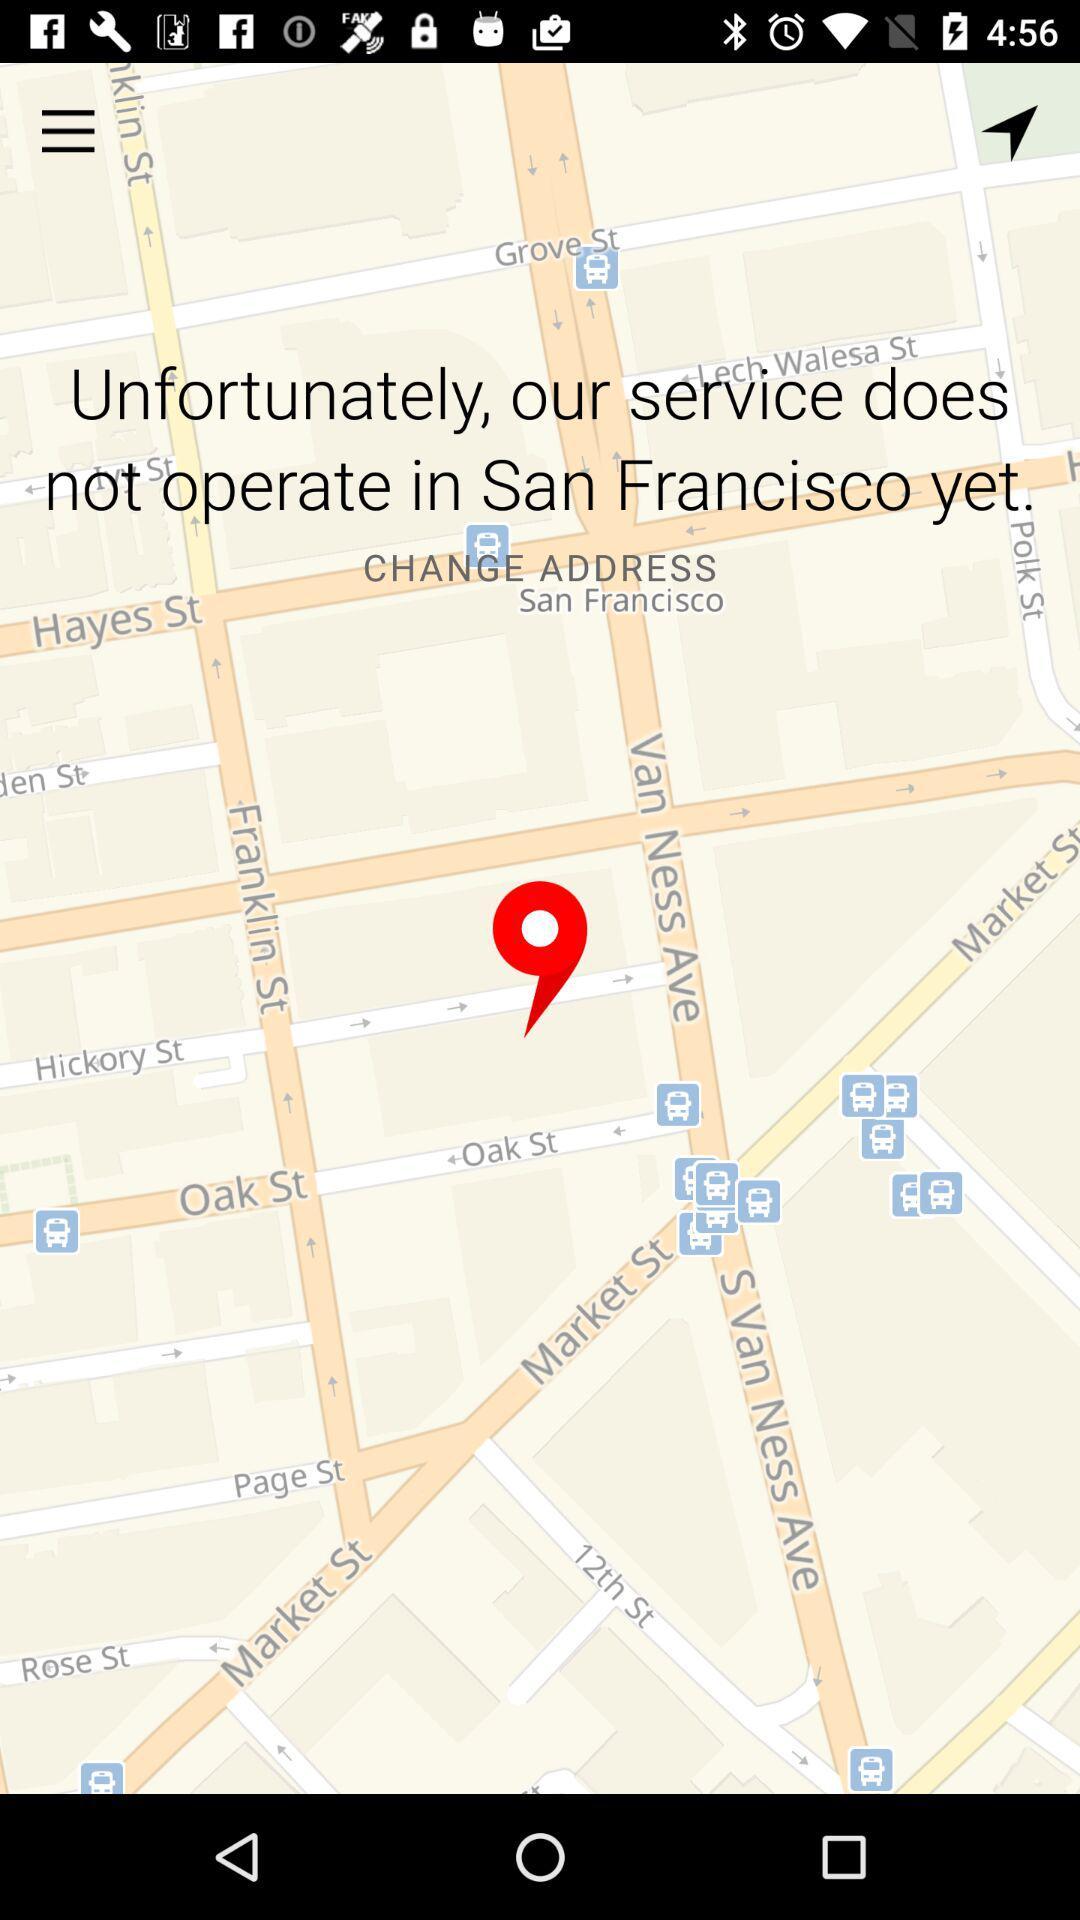 This screenshot has height=1920, width=1080. What do you see at coordinates (1009, 132) in the screenshot?
I see `navigation` at bounding box center [1009, 132].